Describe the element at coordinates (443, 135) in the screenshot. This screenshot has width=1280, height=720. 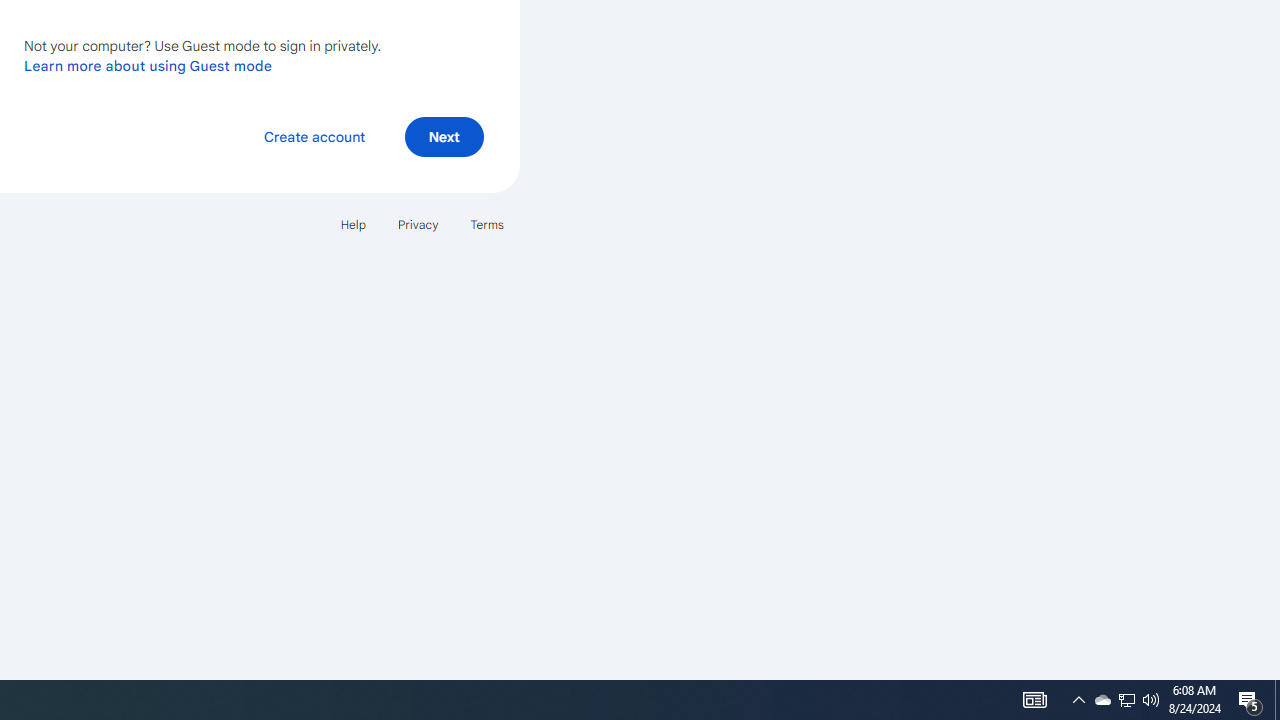
I see `'Next'` at that location.